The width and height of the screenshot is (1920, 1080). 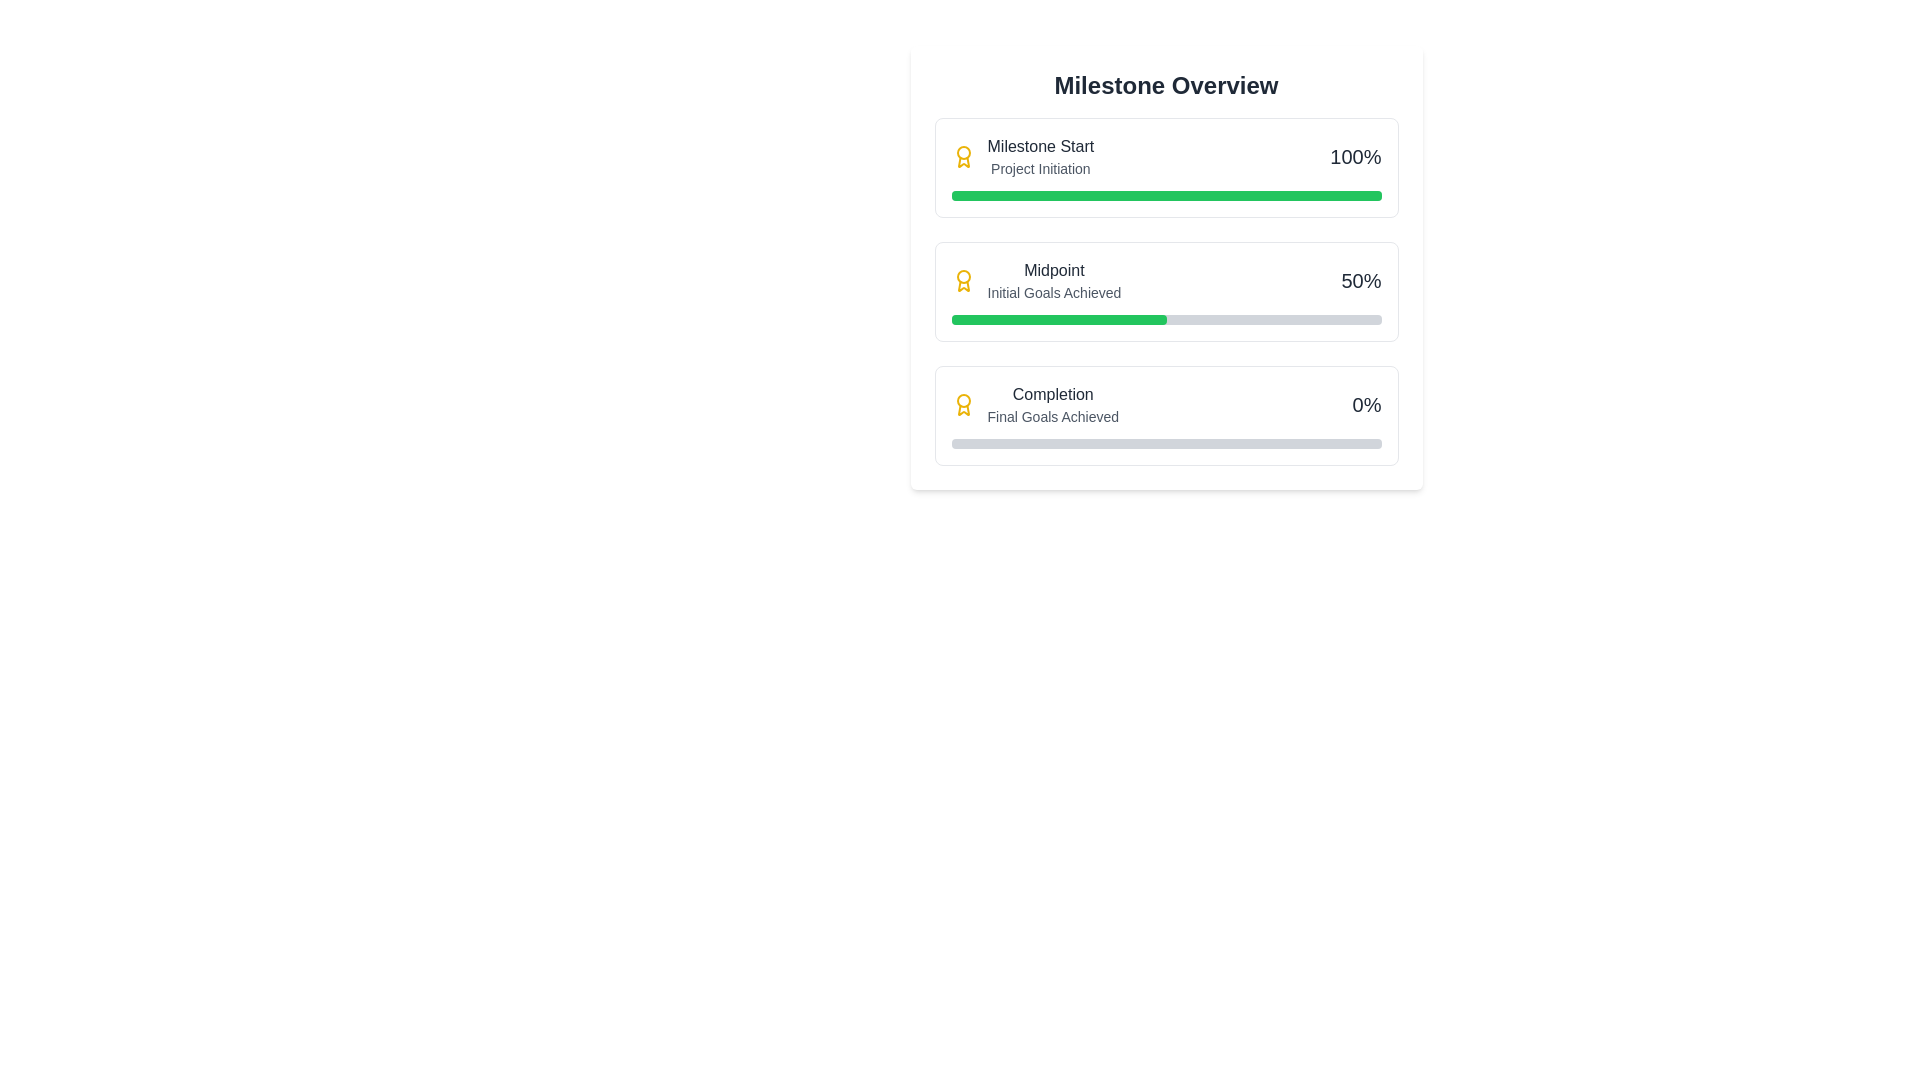 What do you see at coordinates (1166, 319) in the screenshot?
I see `the progress bar located in the 'Midpoint' section of the 'Milestone Overview' panel, which indicates 50% progress` at bounding box center [1166, 319].